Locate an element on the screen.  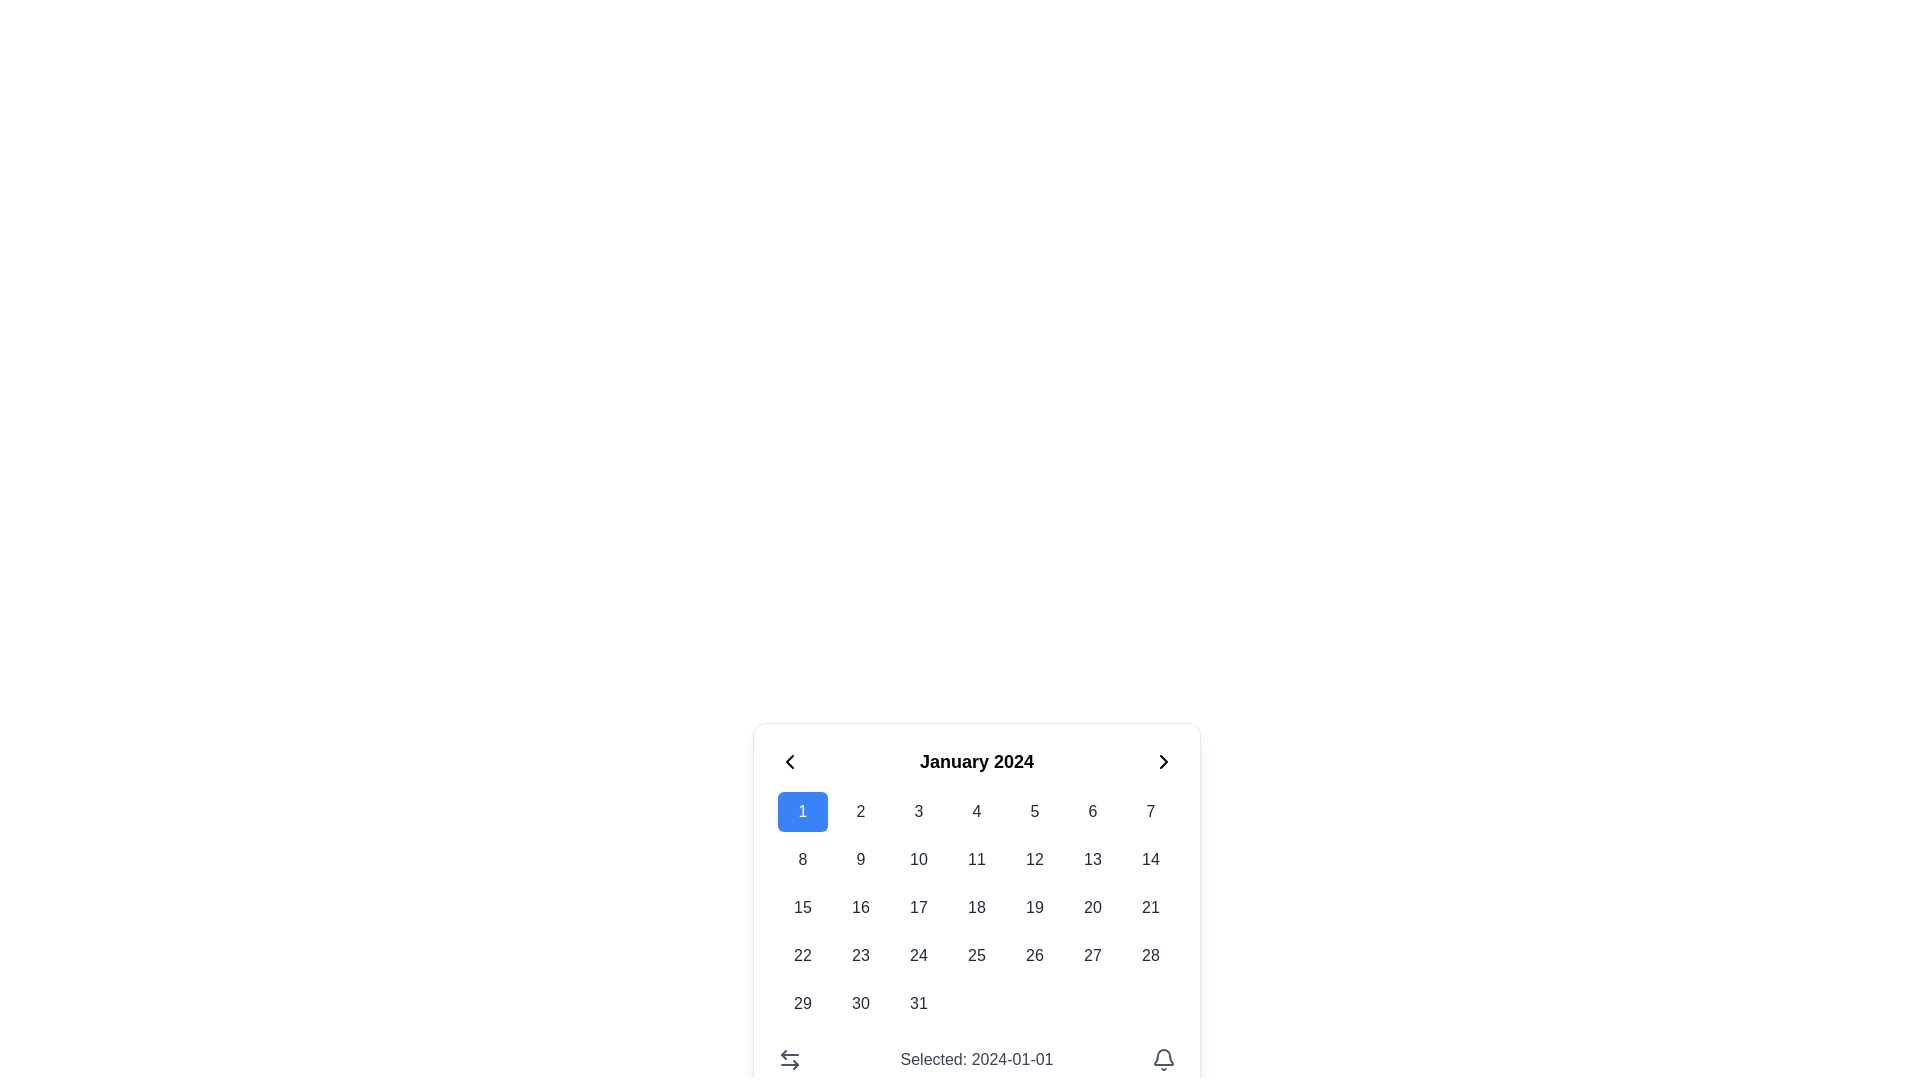
the text button representing the day in the calendar view, located at the fifth position in the first row of a 7-column layout is located at coordinates (1035, 812).